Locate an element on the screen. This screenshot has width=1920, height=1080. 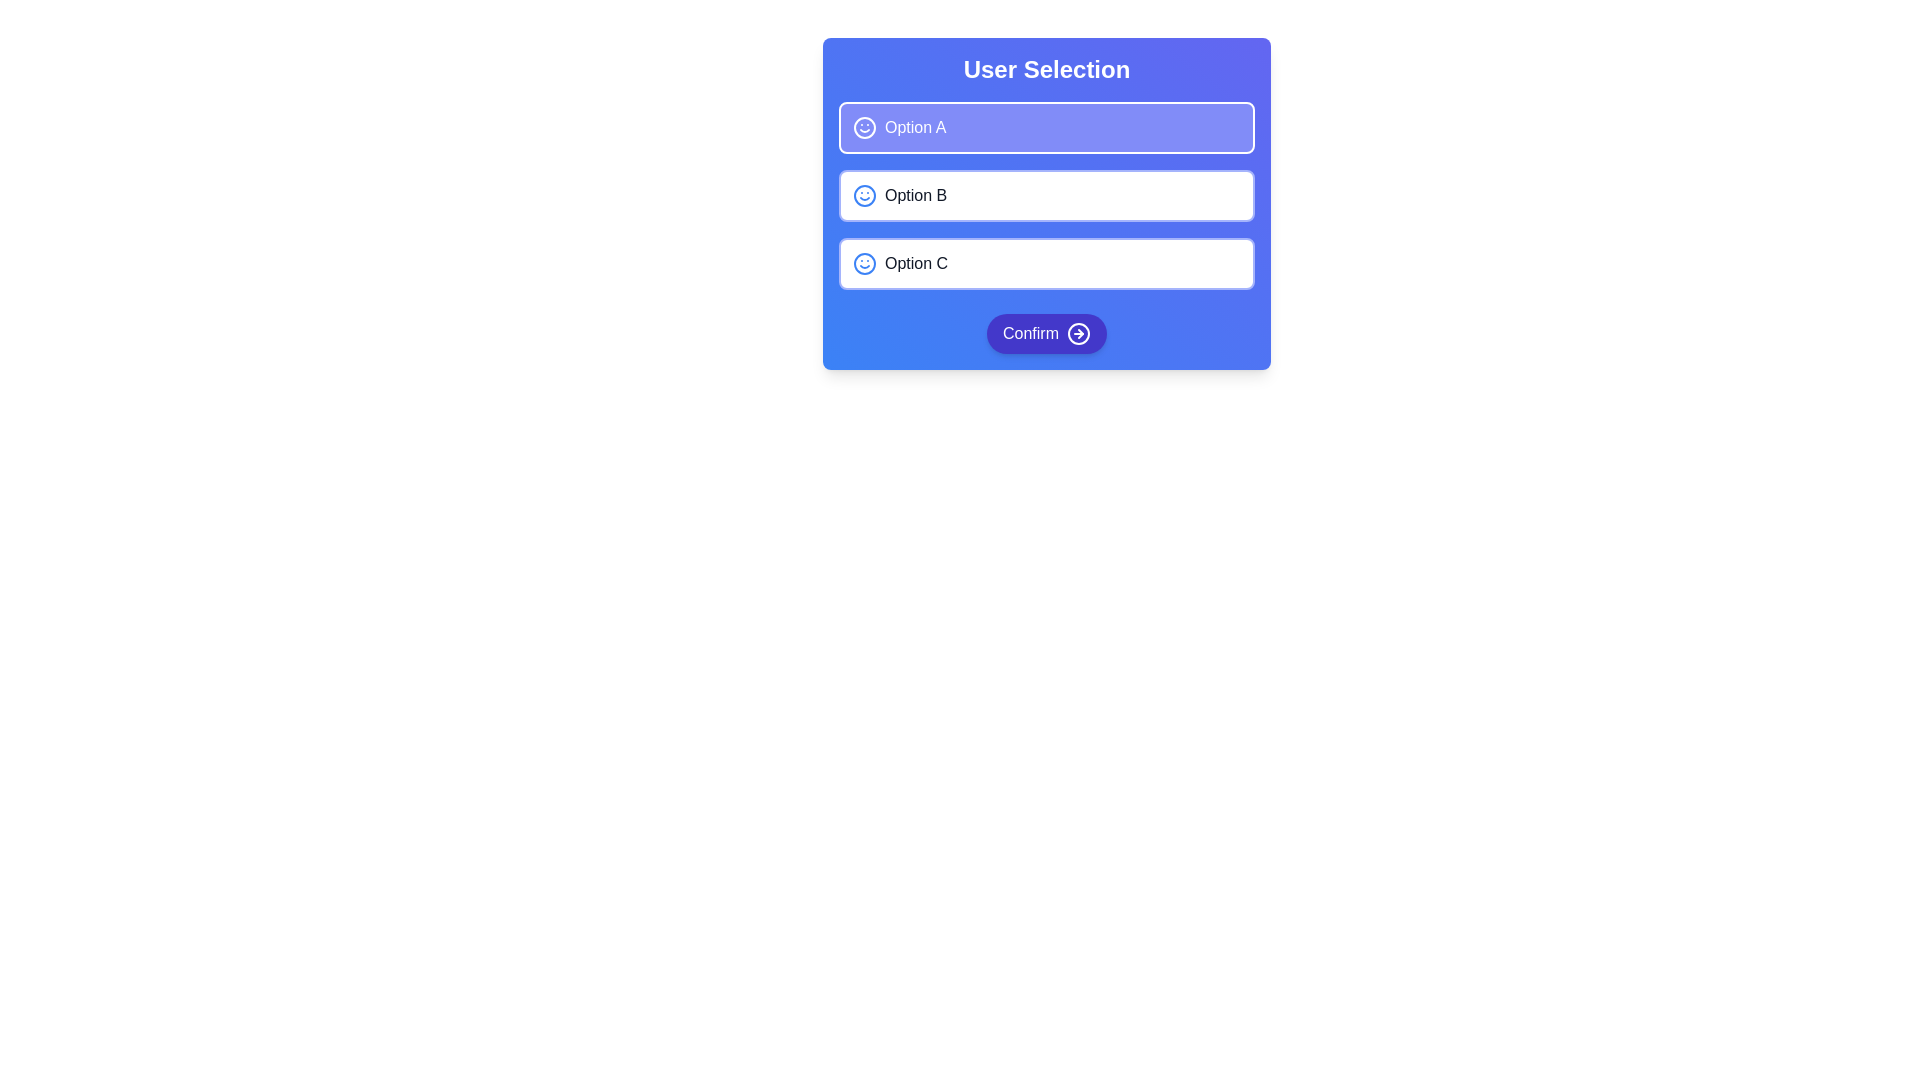
the third selectable list item labeled 'Option C' with a smiling face emoji is located at coordinates (1045, 262).